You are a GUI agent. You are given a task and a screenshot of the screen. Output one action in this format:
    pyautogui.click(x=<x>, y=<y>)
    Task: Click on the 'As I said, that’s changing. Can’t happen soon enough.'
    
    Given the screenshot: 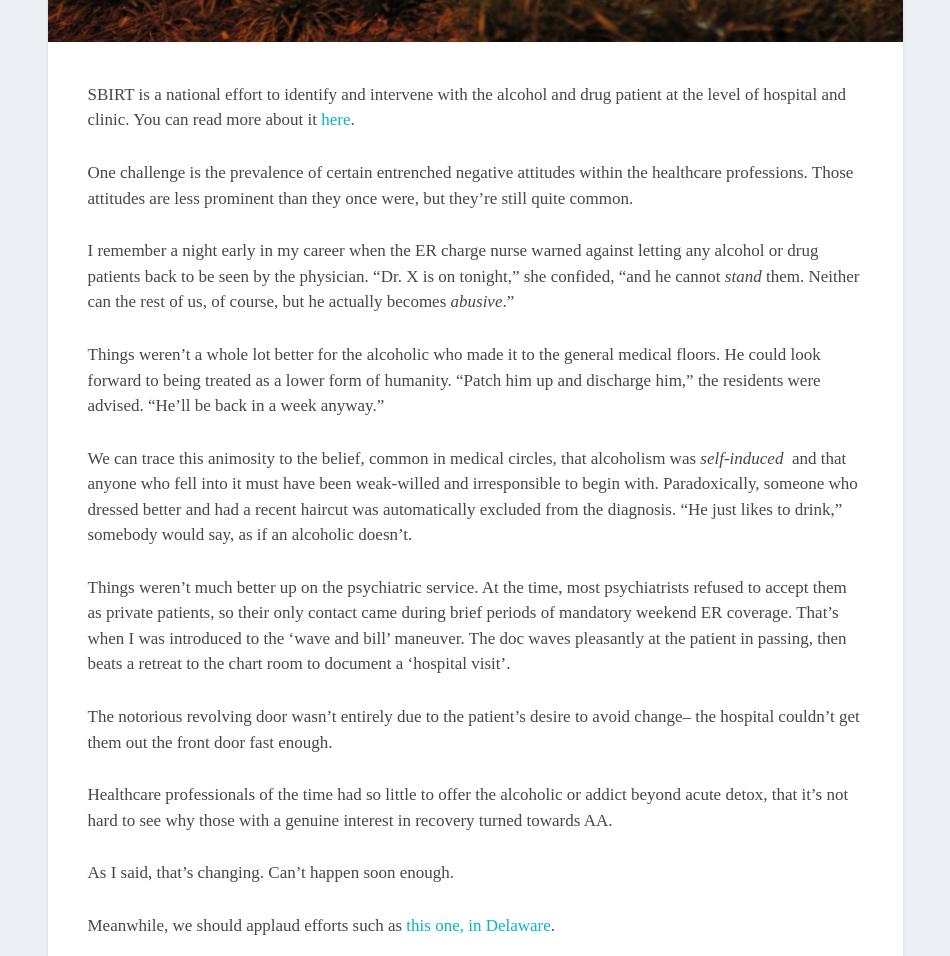 What is the action you would take?
    pyautogui.click(x=87, y=872)
    